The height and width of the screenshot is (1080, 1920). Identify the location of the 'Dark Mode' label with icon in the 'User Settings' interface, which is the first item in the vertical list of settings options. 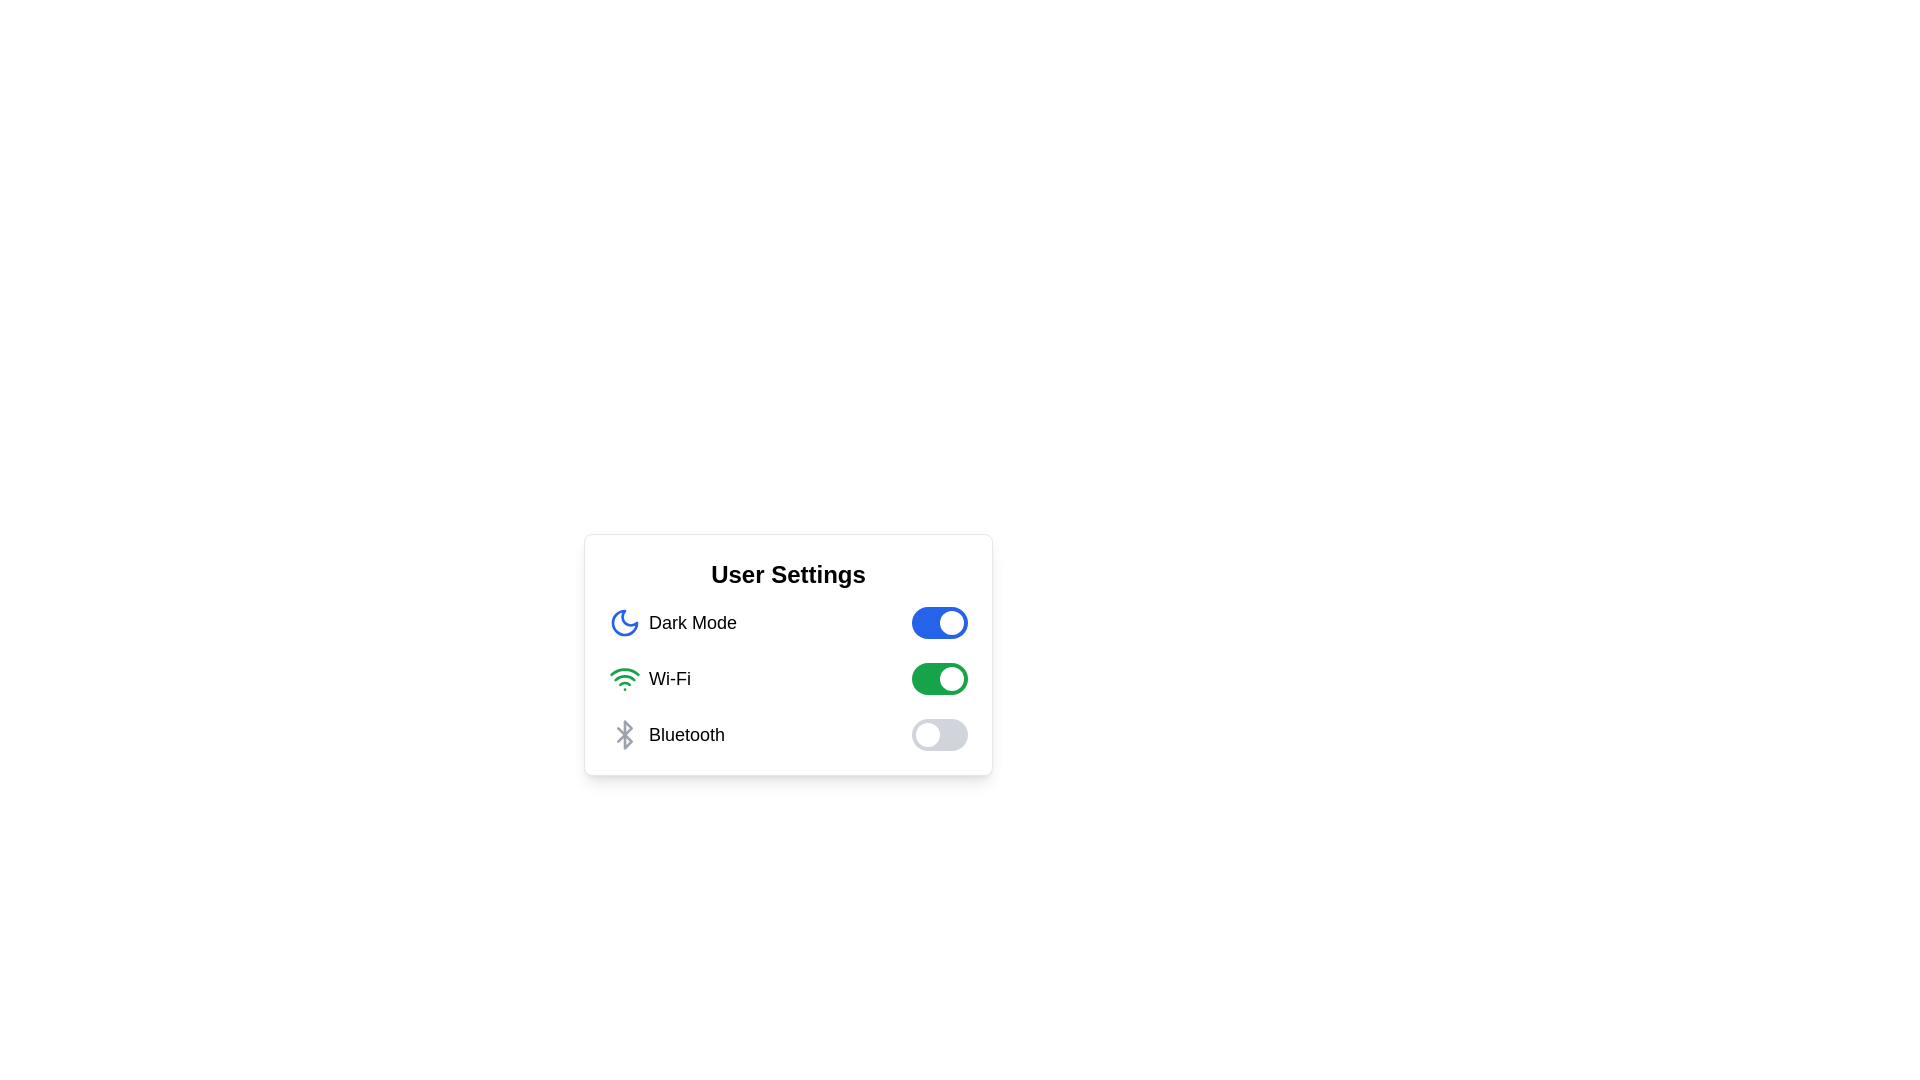
(672, 622).